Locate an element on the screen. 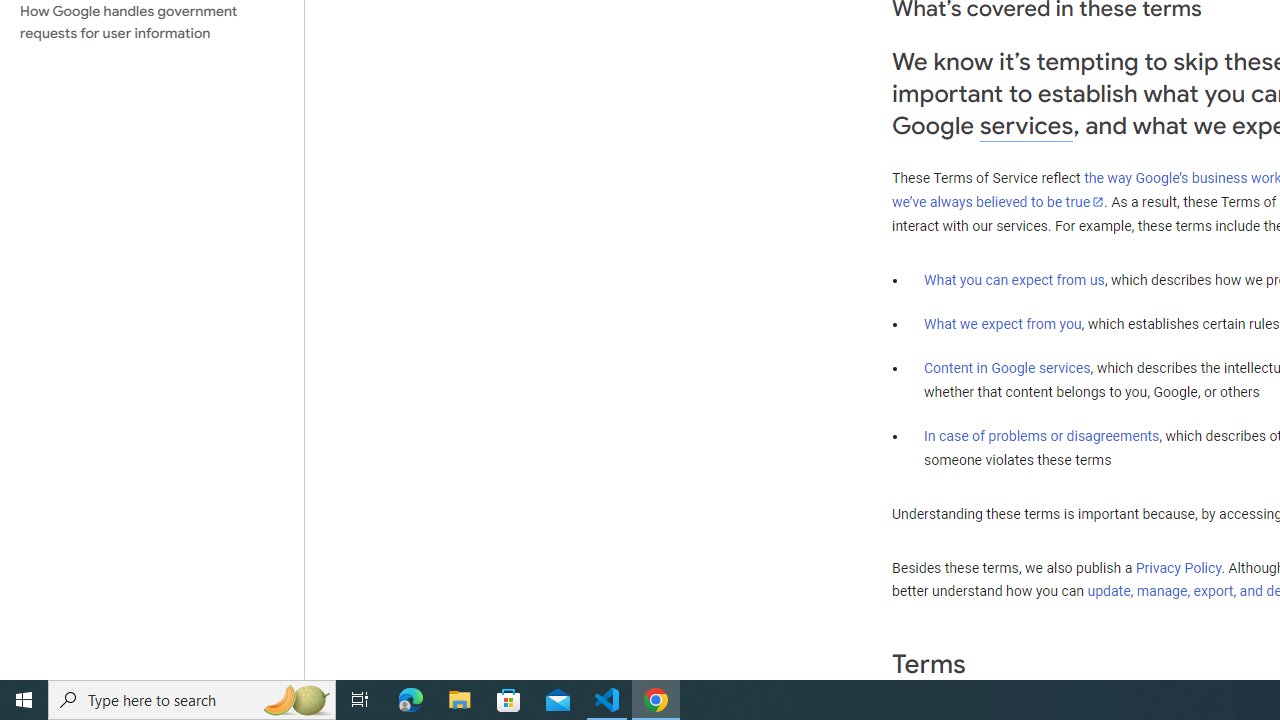 This screenshot has height=720, width=1280. 'Content in Google services' is located at coordinates (1007, 368).